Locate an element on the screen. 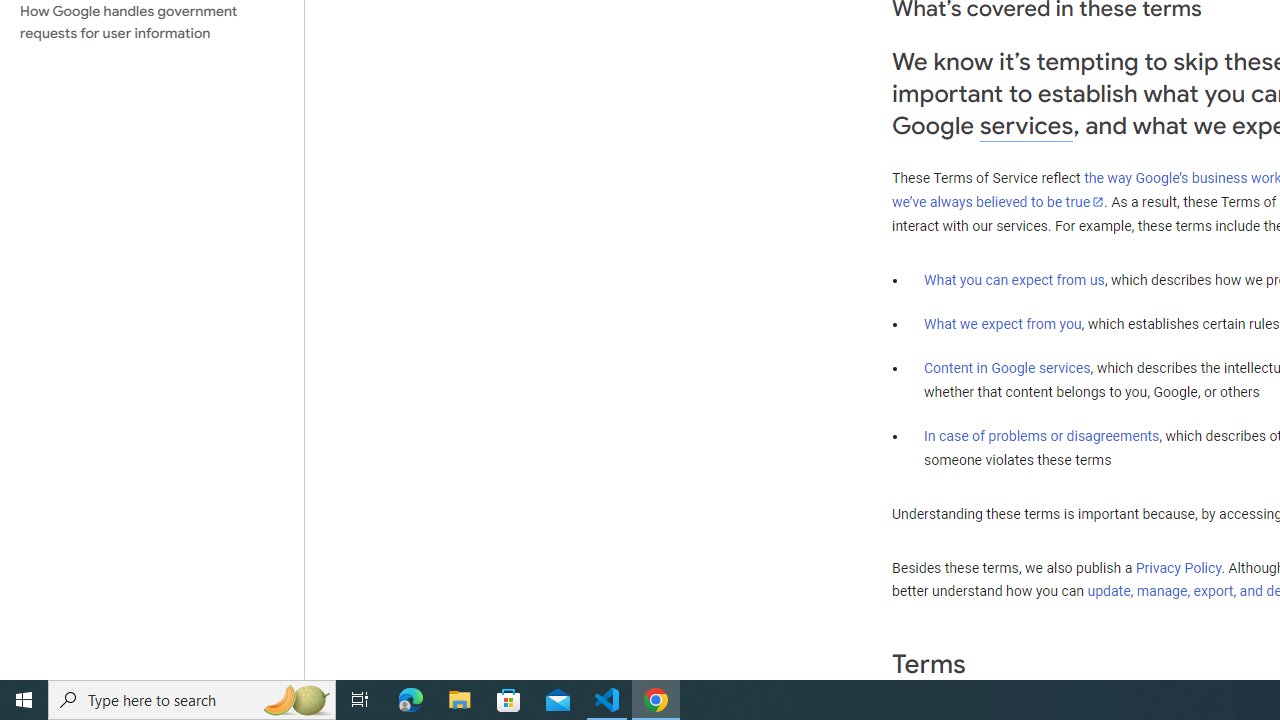 This screenshot has height=720, width=1280. 'Content in Google services' is located at coordinates (1007, 368).